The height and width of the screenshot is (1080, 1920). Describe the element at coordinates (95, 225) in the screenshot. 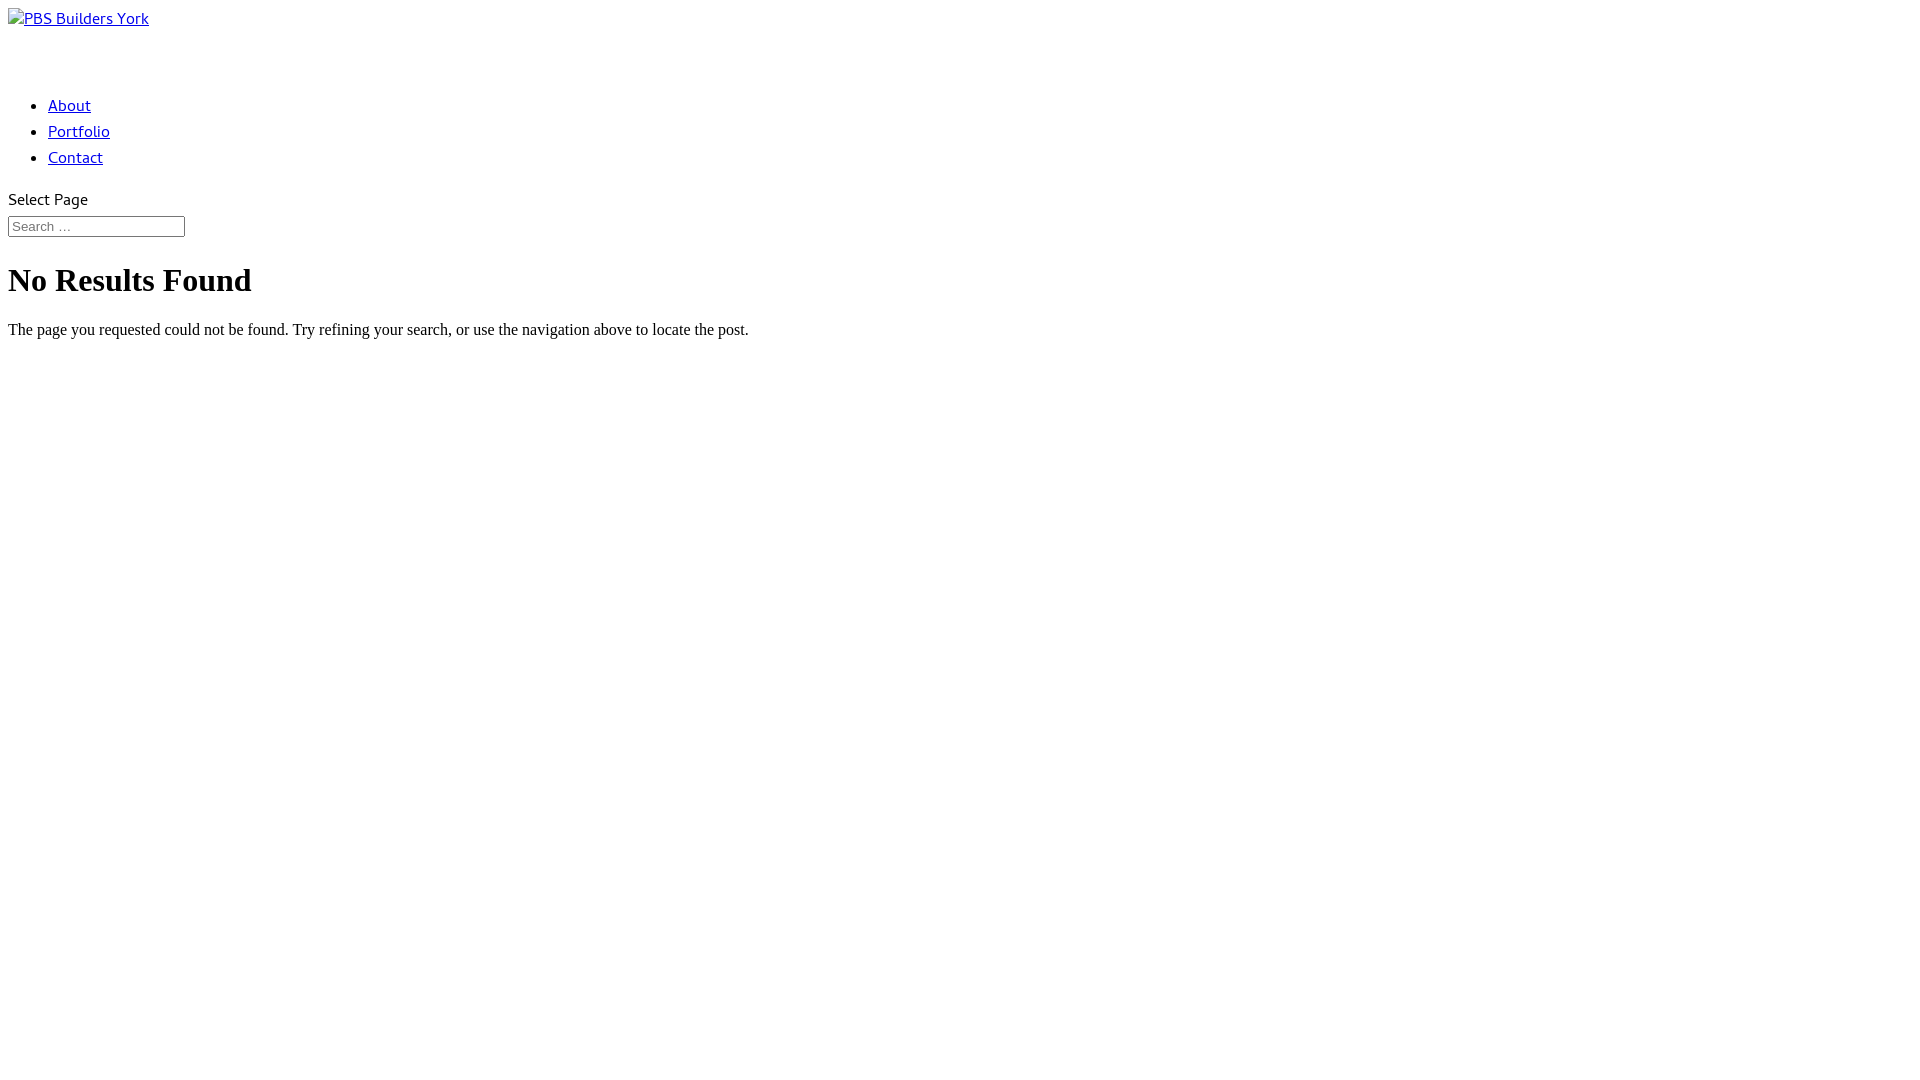

I see `'Search for:'` at that location.